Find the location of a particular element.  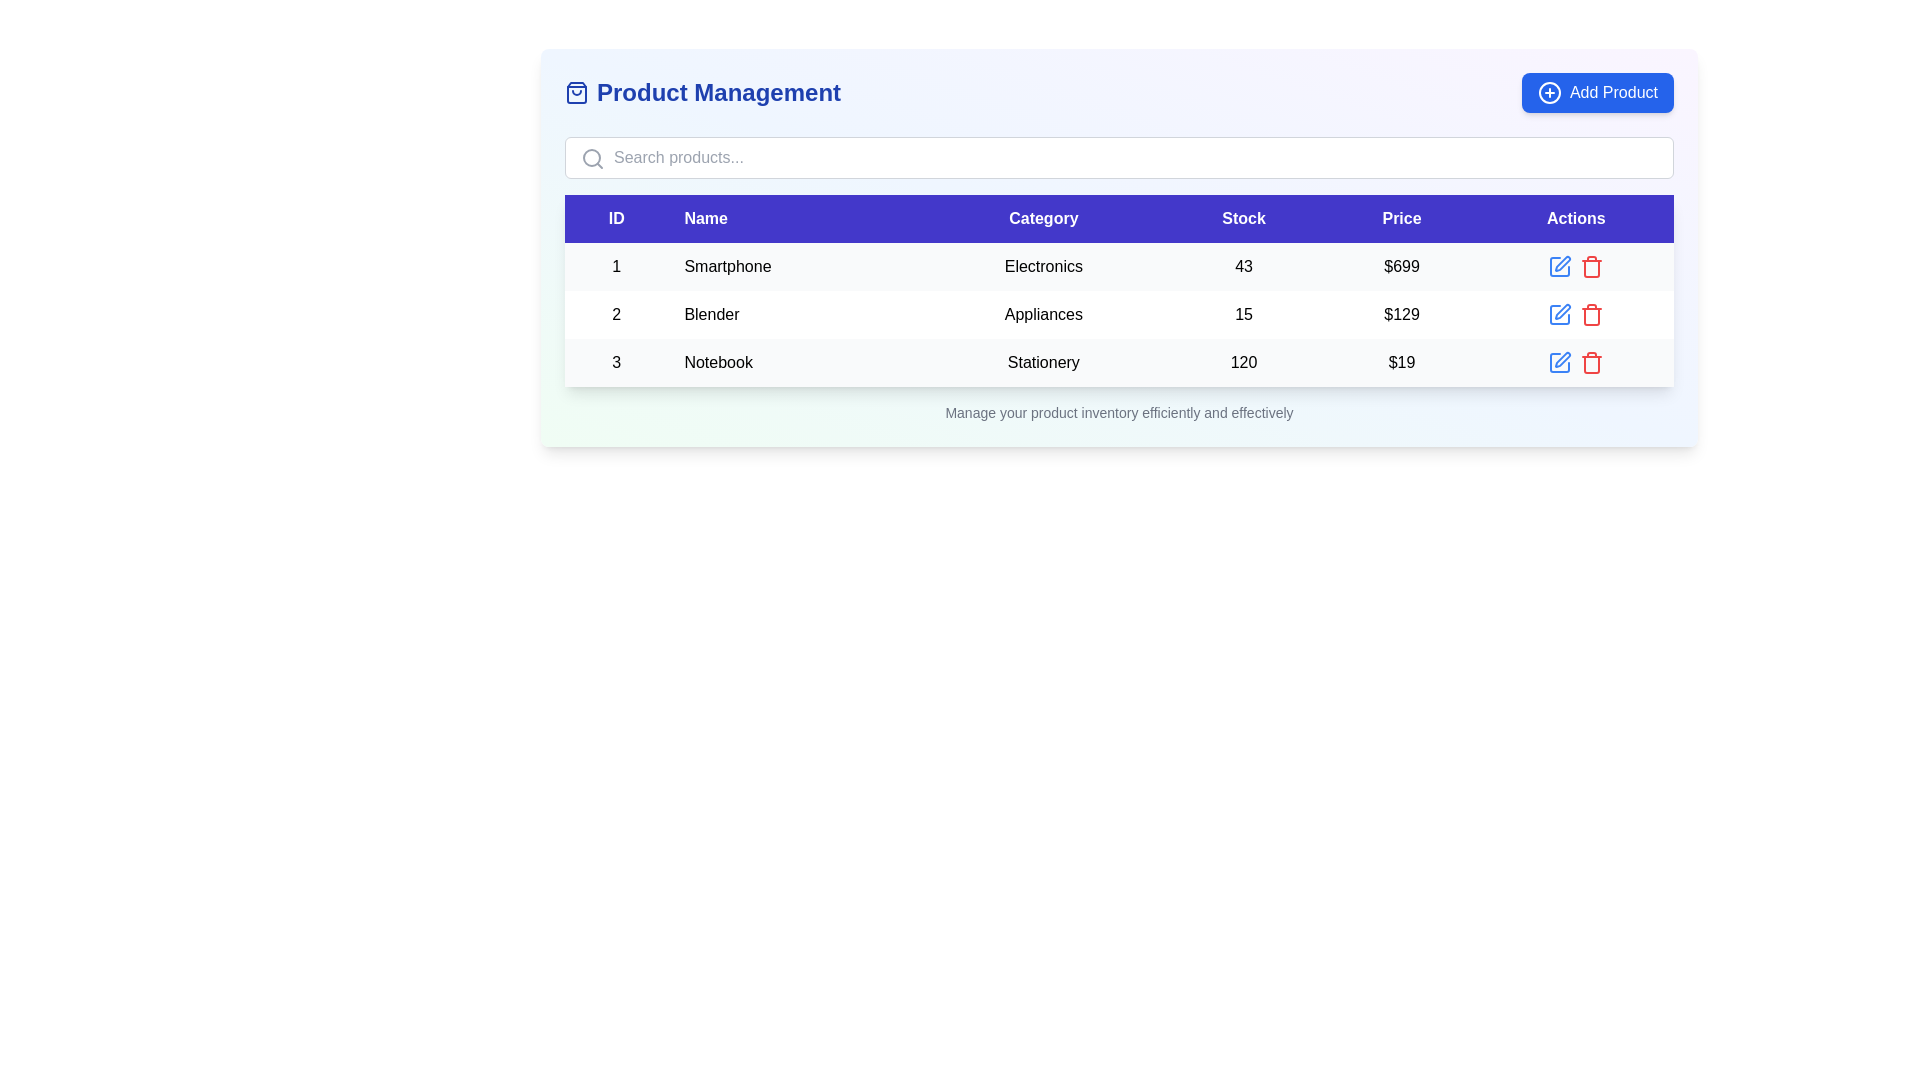

the static text displaying the price '$699' in the 'Price' column of the 'Smartphone' row in the table is located at coordinates (1400, 265).